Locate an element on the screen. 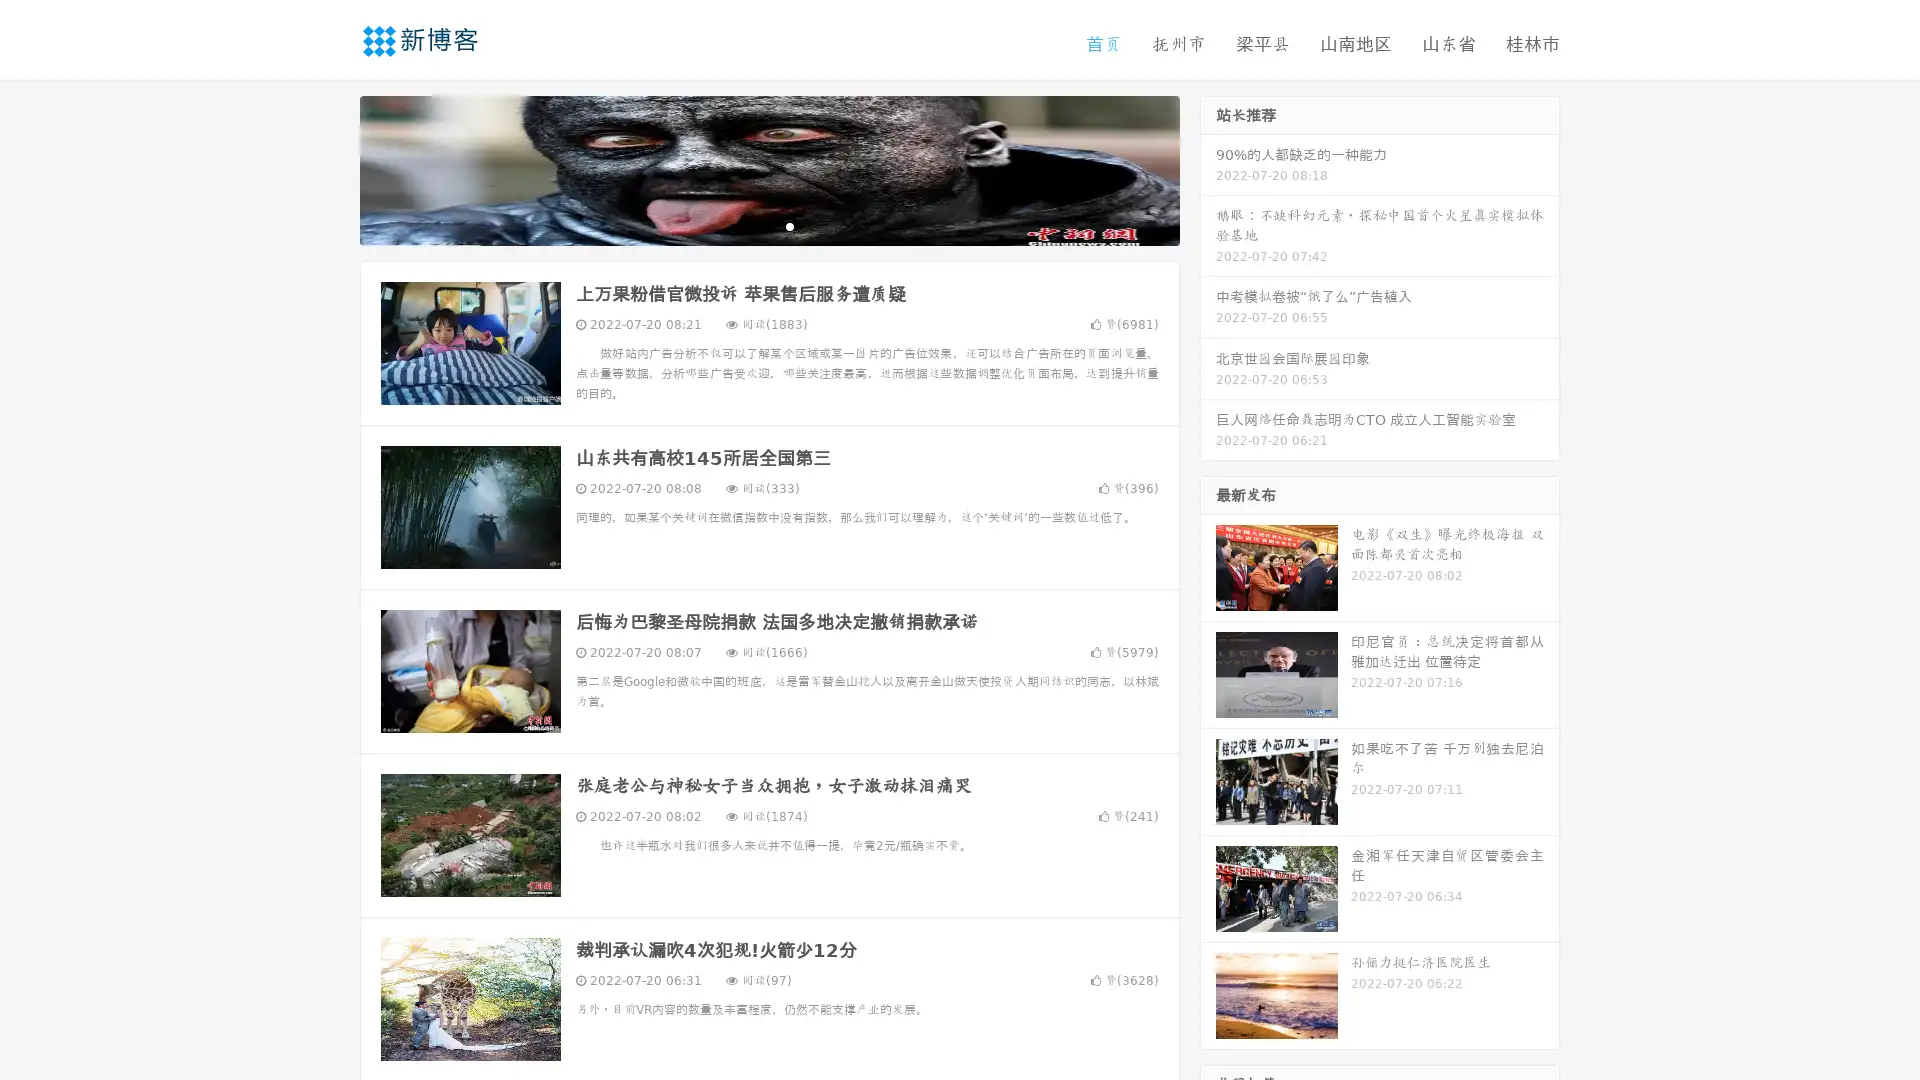  Go to slide 2 is located at coordinates (768, 225).